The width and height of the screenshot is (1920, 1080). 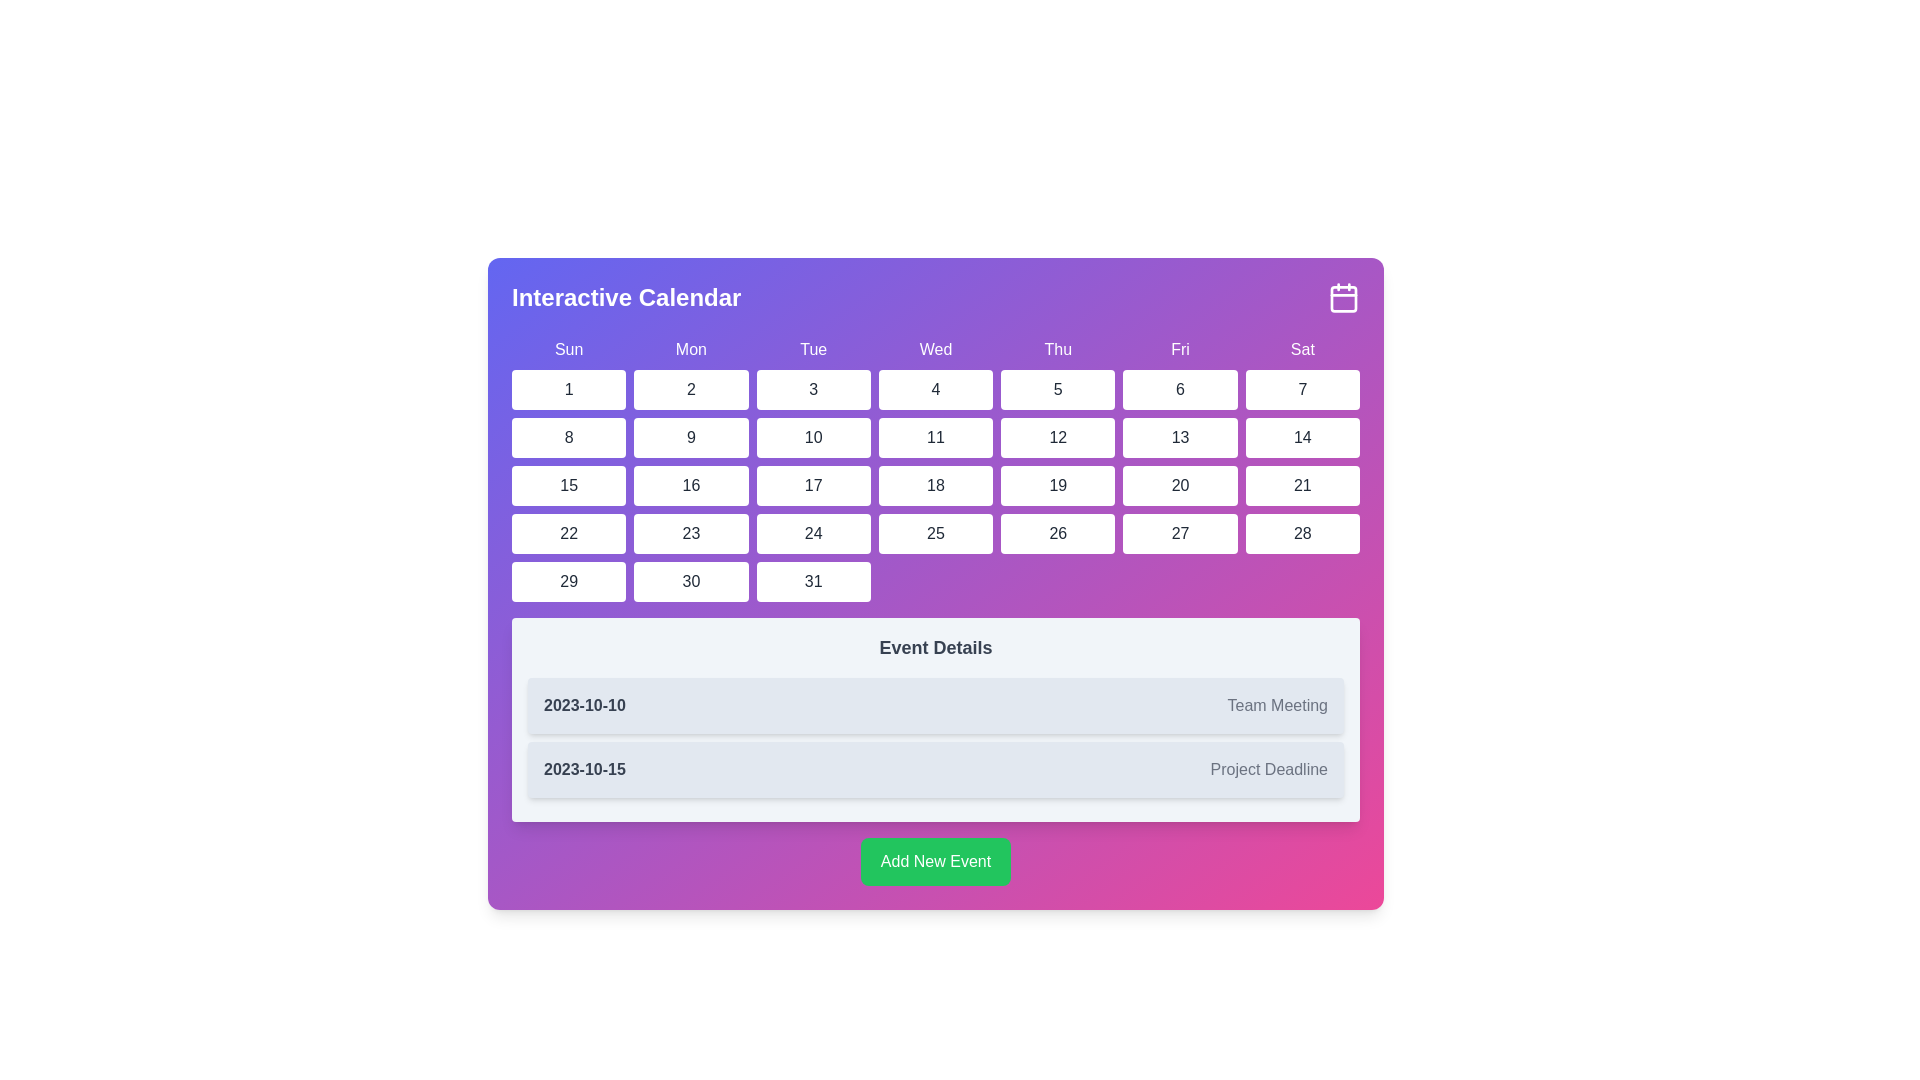 I want to click on the button labeled '12' located in the third row and fifth column of the calendar grid, so click(x=1056, y=437).